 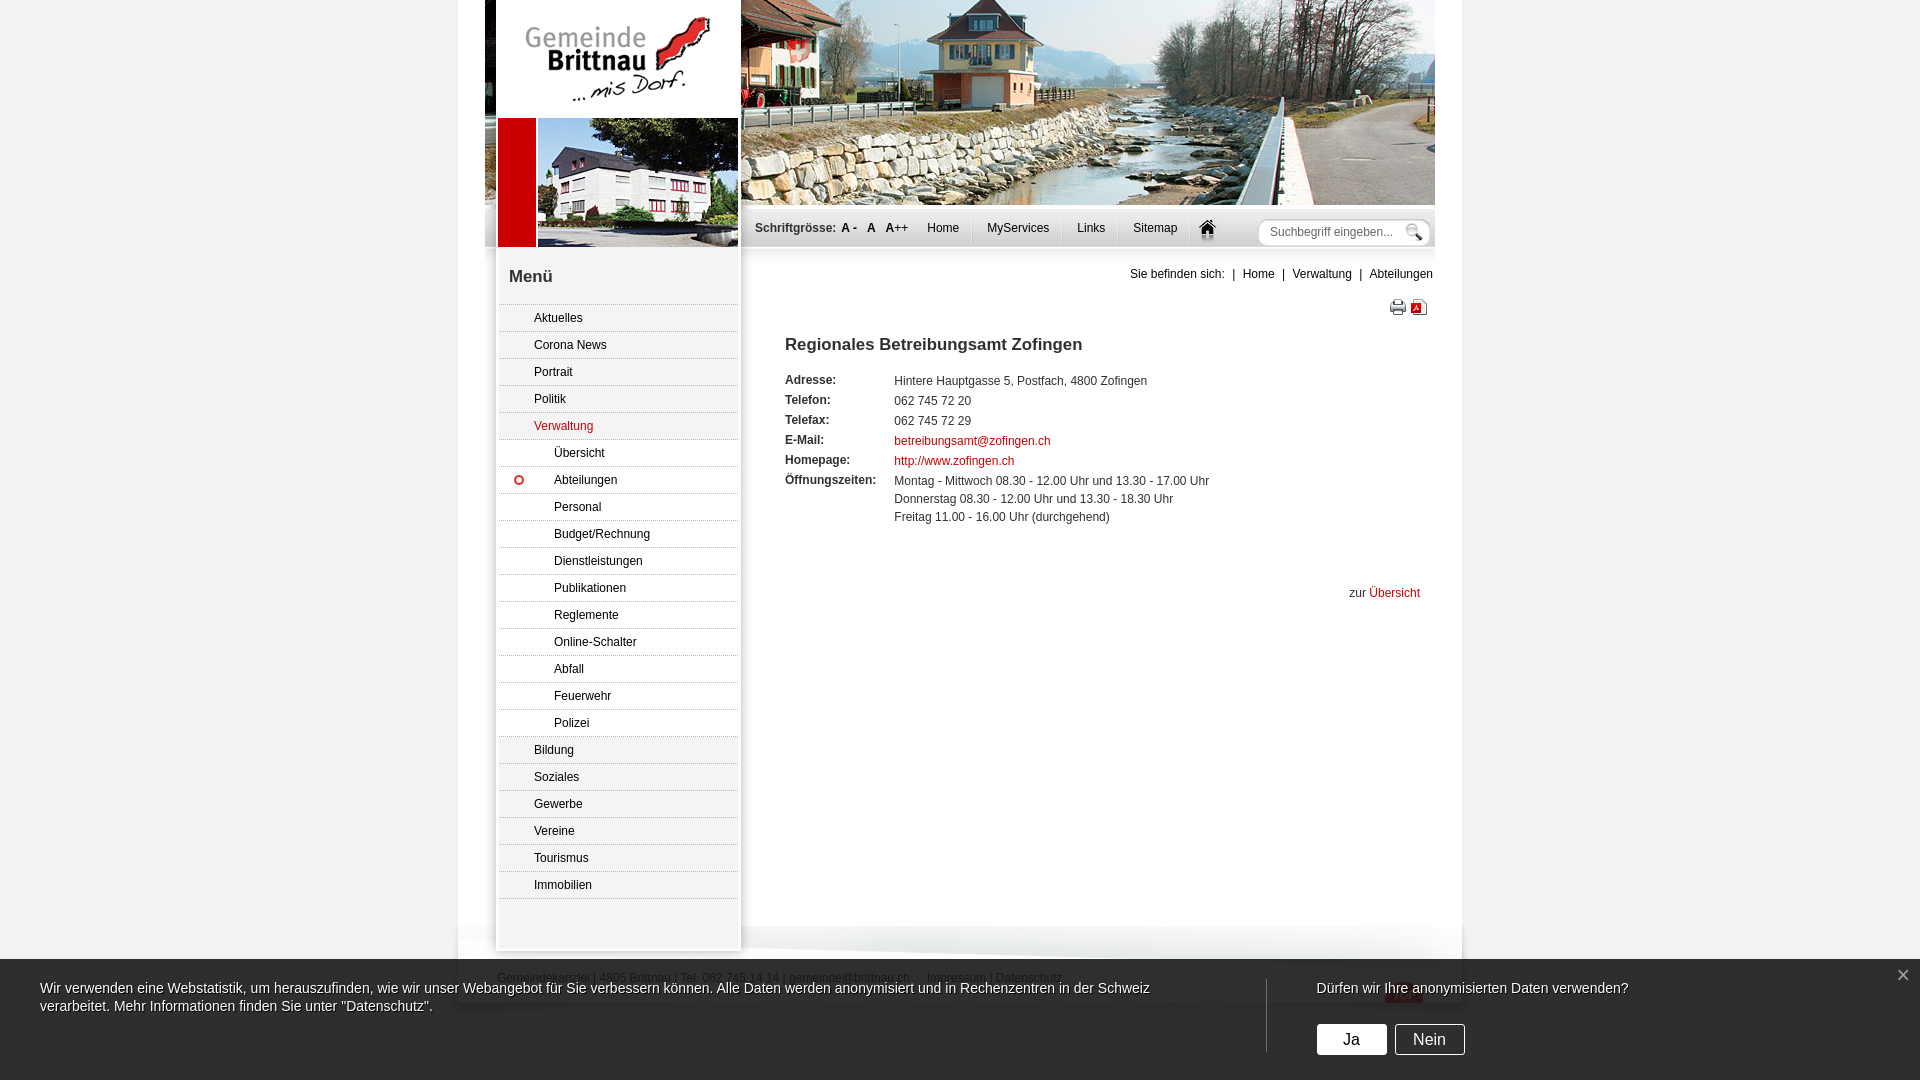 I want to click on 'Gemeinde Brittnau', so click(x=617, y=57).